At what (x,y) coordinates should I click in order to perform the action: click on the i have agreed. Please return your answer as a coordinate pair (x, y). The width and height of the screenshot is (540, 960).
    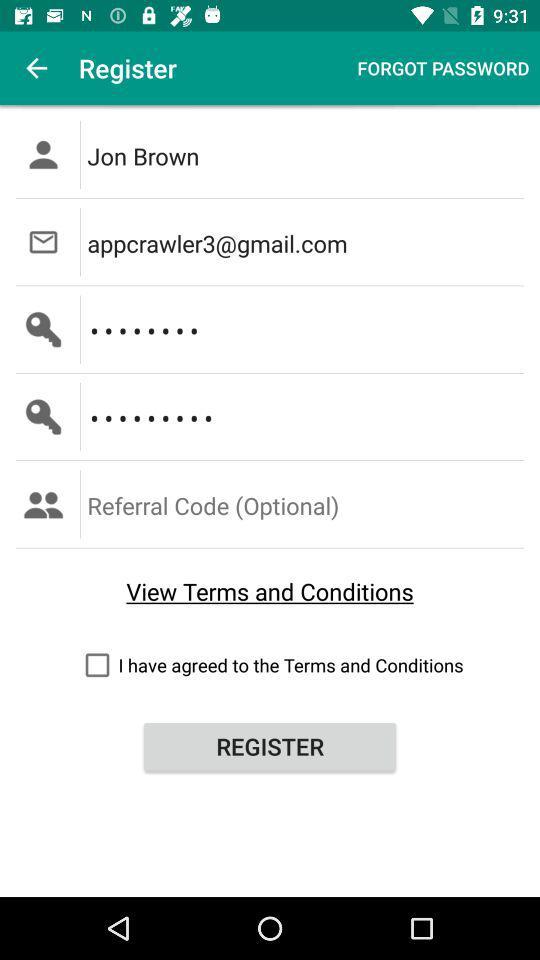
    Looking at the image, I should click on (270, 665).